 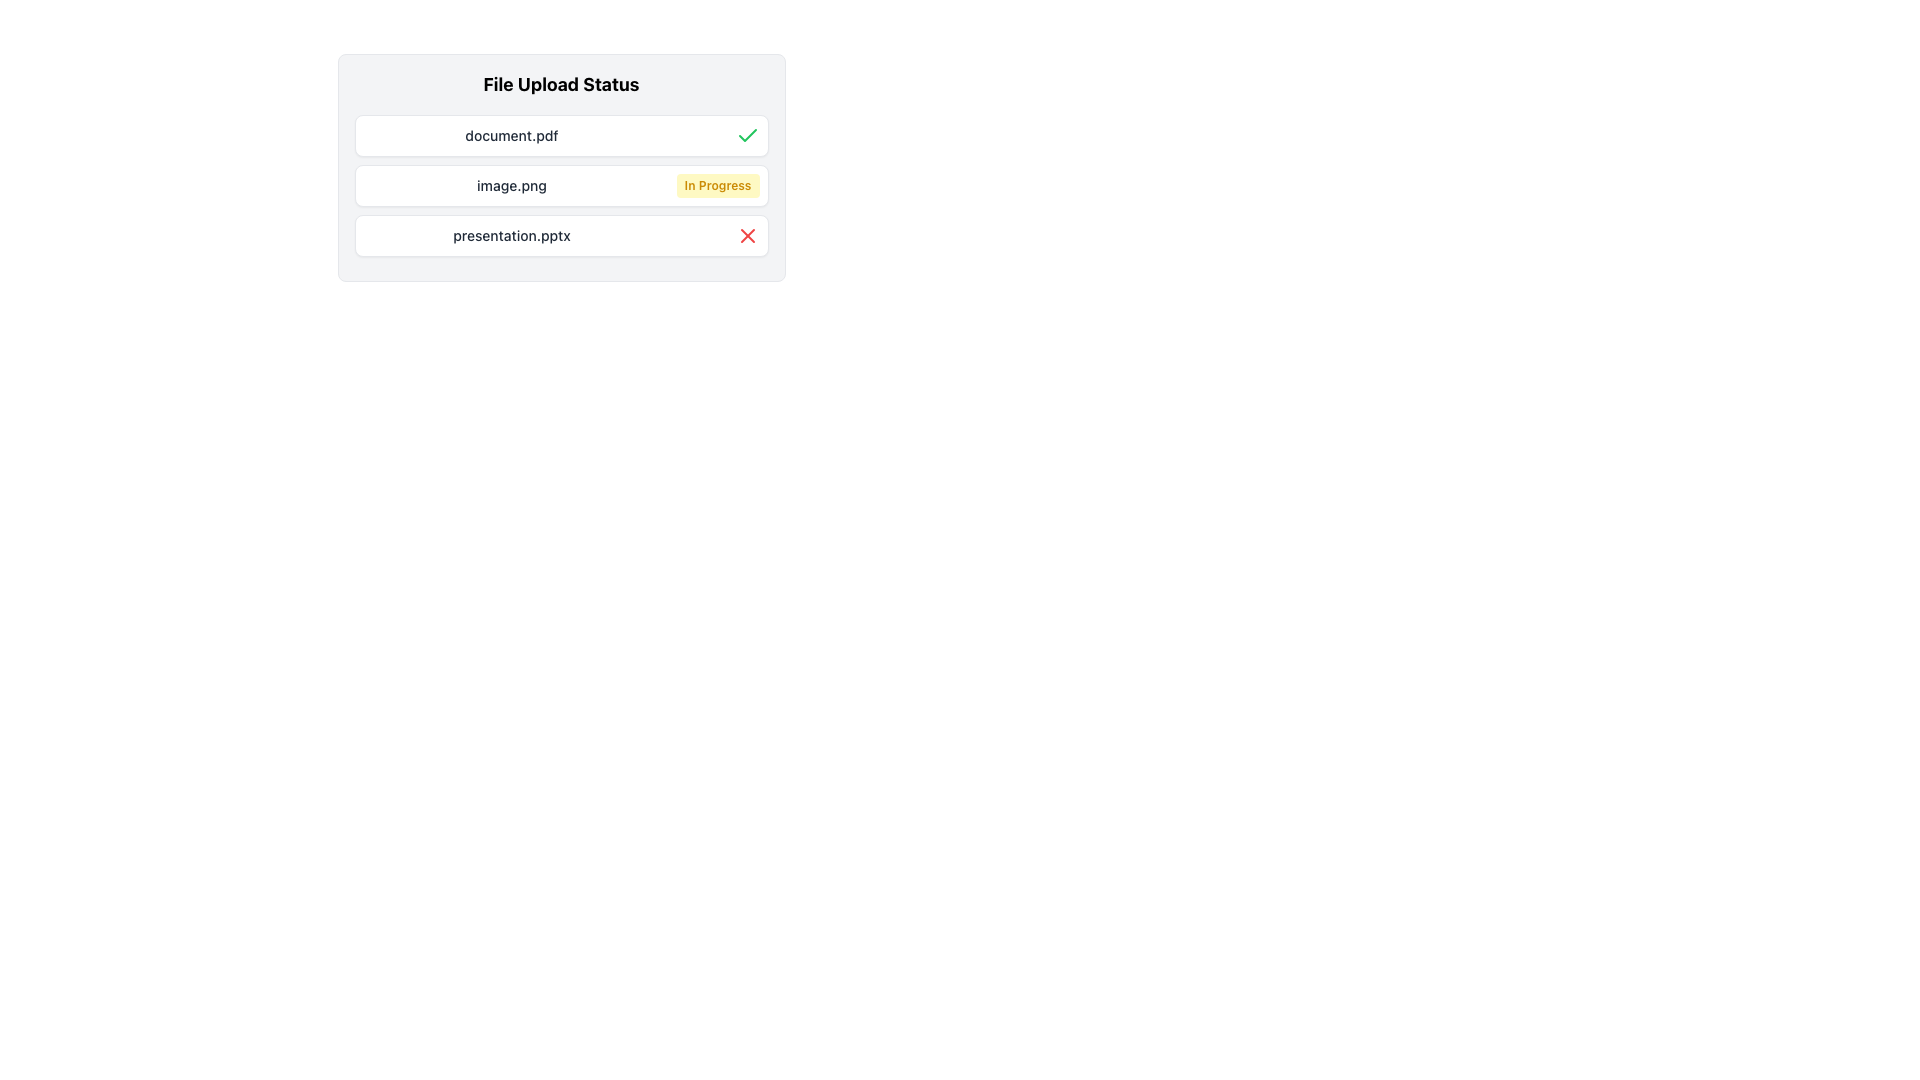 I want to click on the second status display card in the File Upload Status list, which shows 'image.png' on the left and a yellow 'In Progress' badge on the right, so click(x=560, y=185).